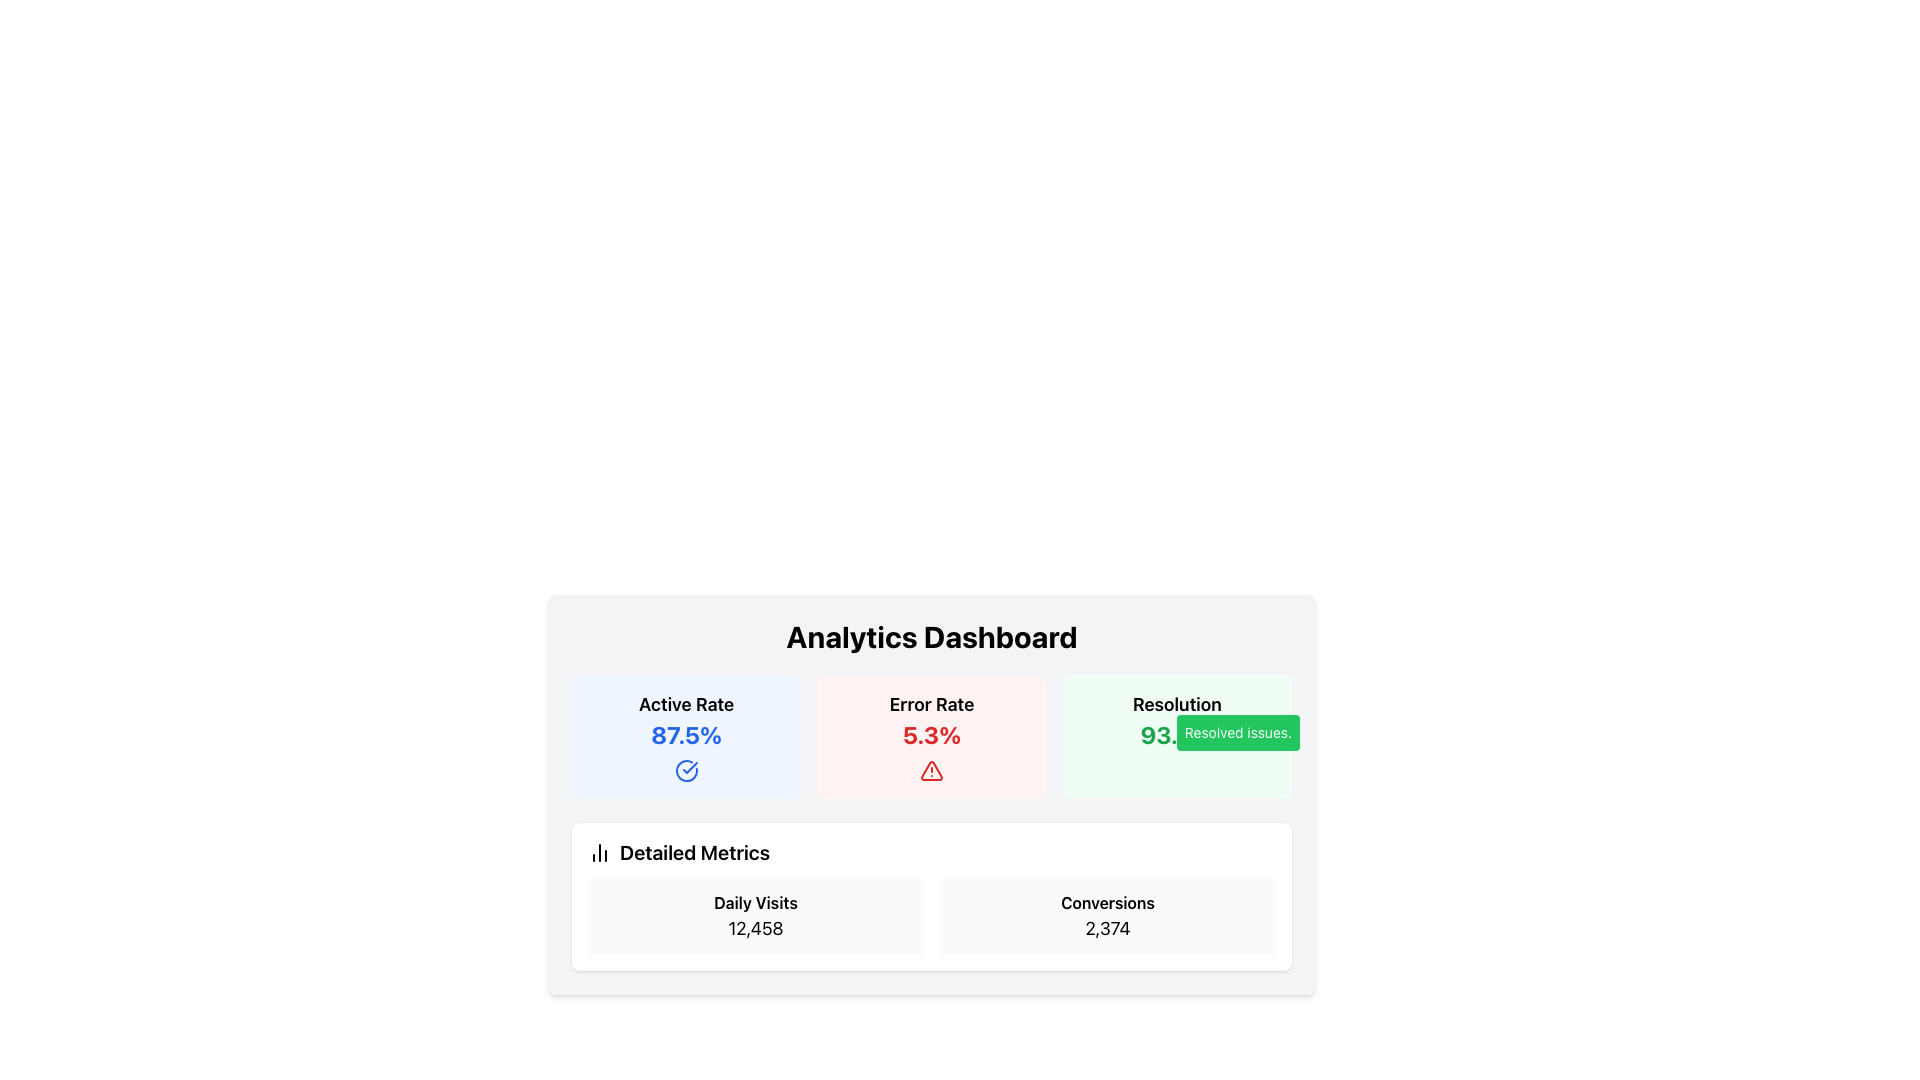 Image resolution: width=1920 pixels, height=1080 pixels. I want to click on the green badge labeled 'Resolved issues.' in the Information Card element, so click(1177, 736).